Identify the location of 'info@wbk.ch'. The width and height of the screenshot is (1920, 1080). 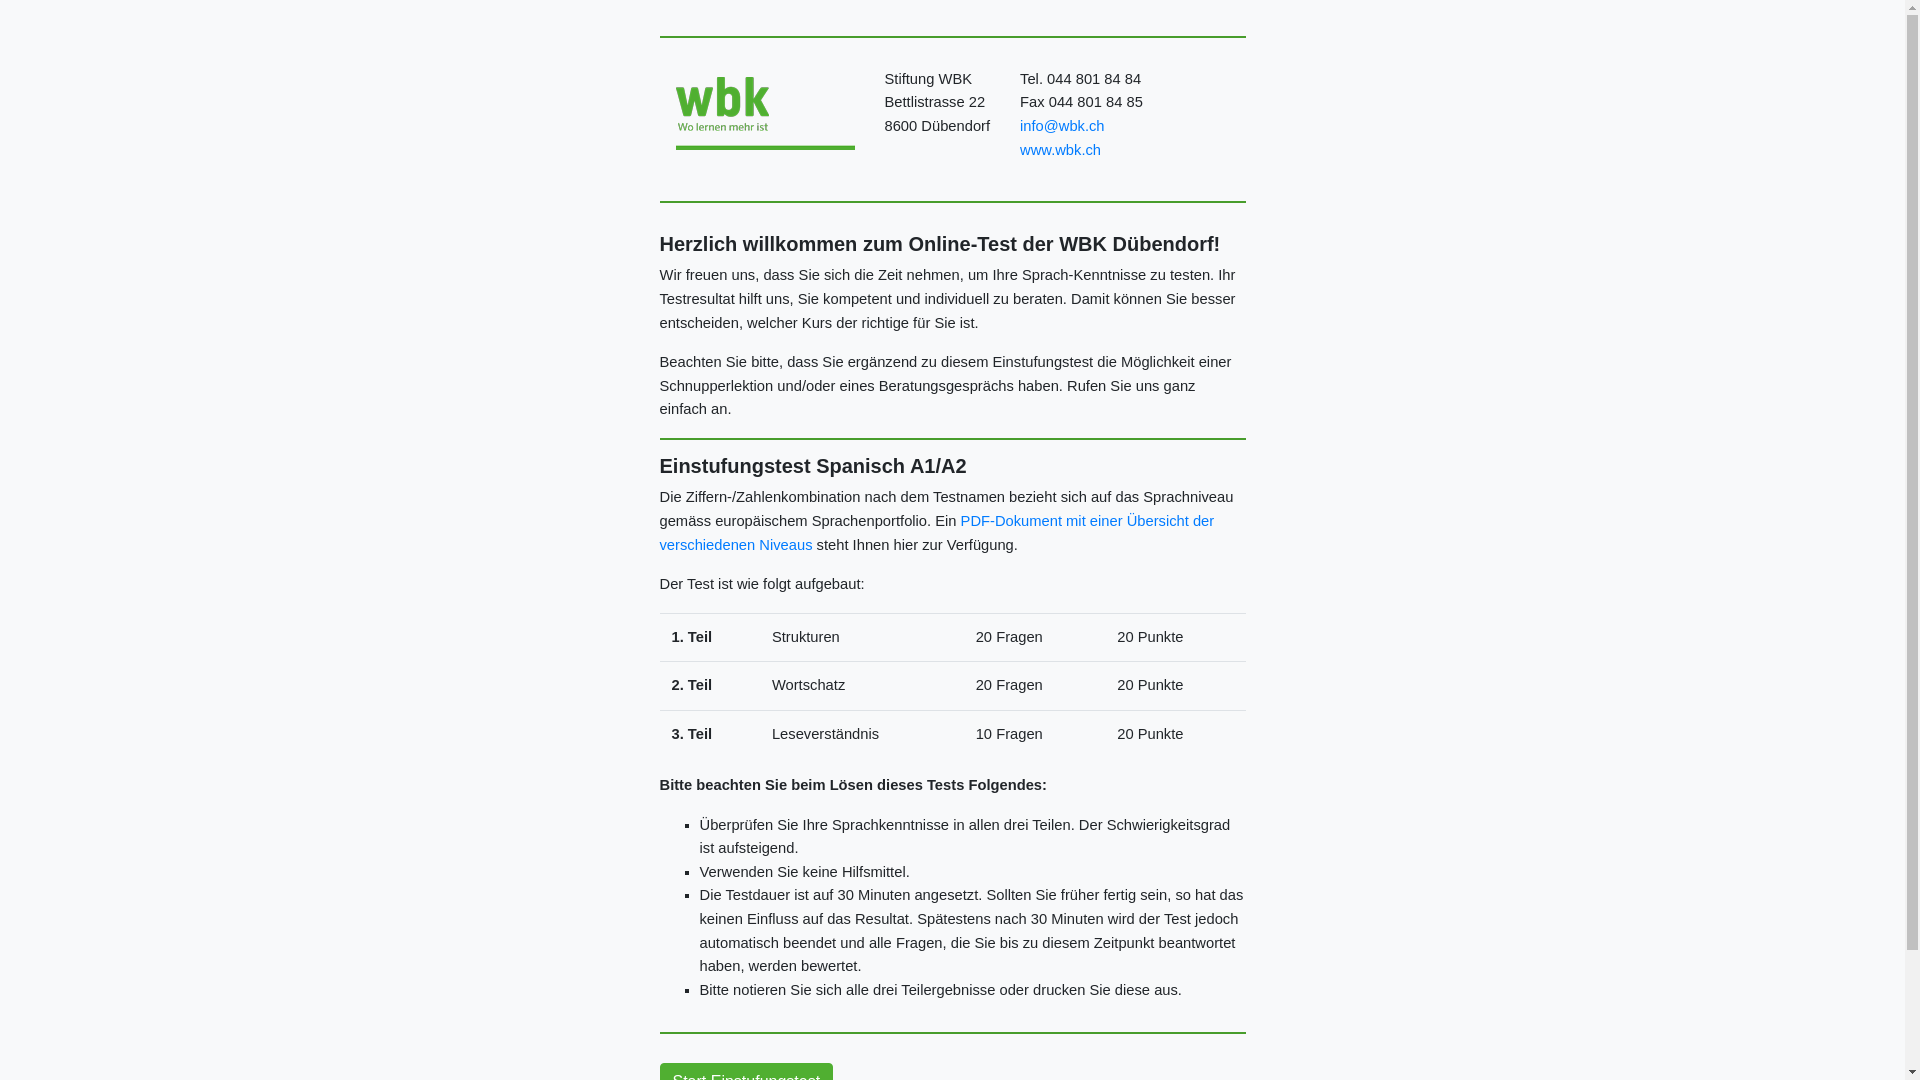
(1060, 126).